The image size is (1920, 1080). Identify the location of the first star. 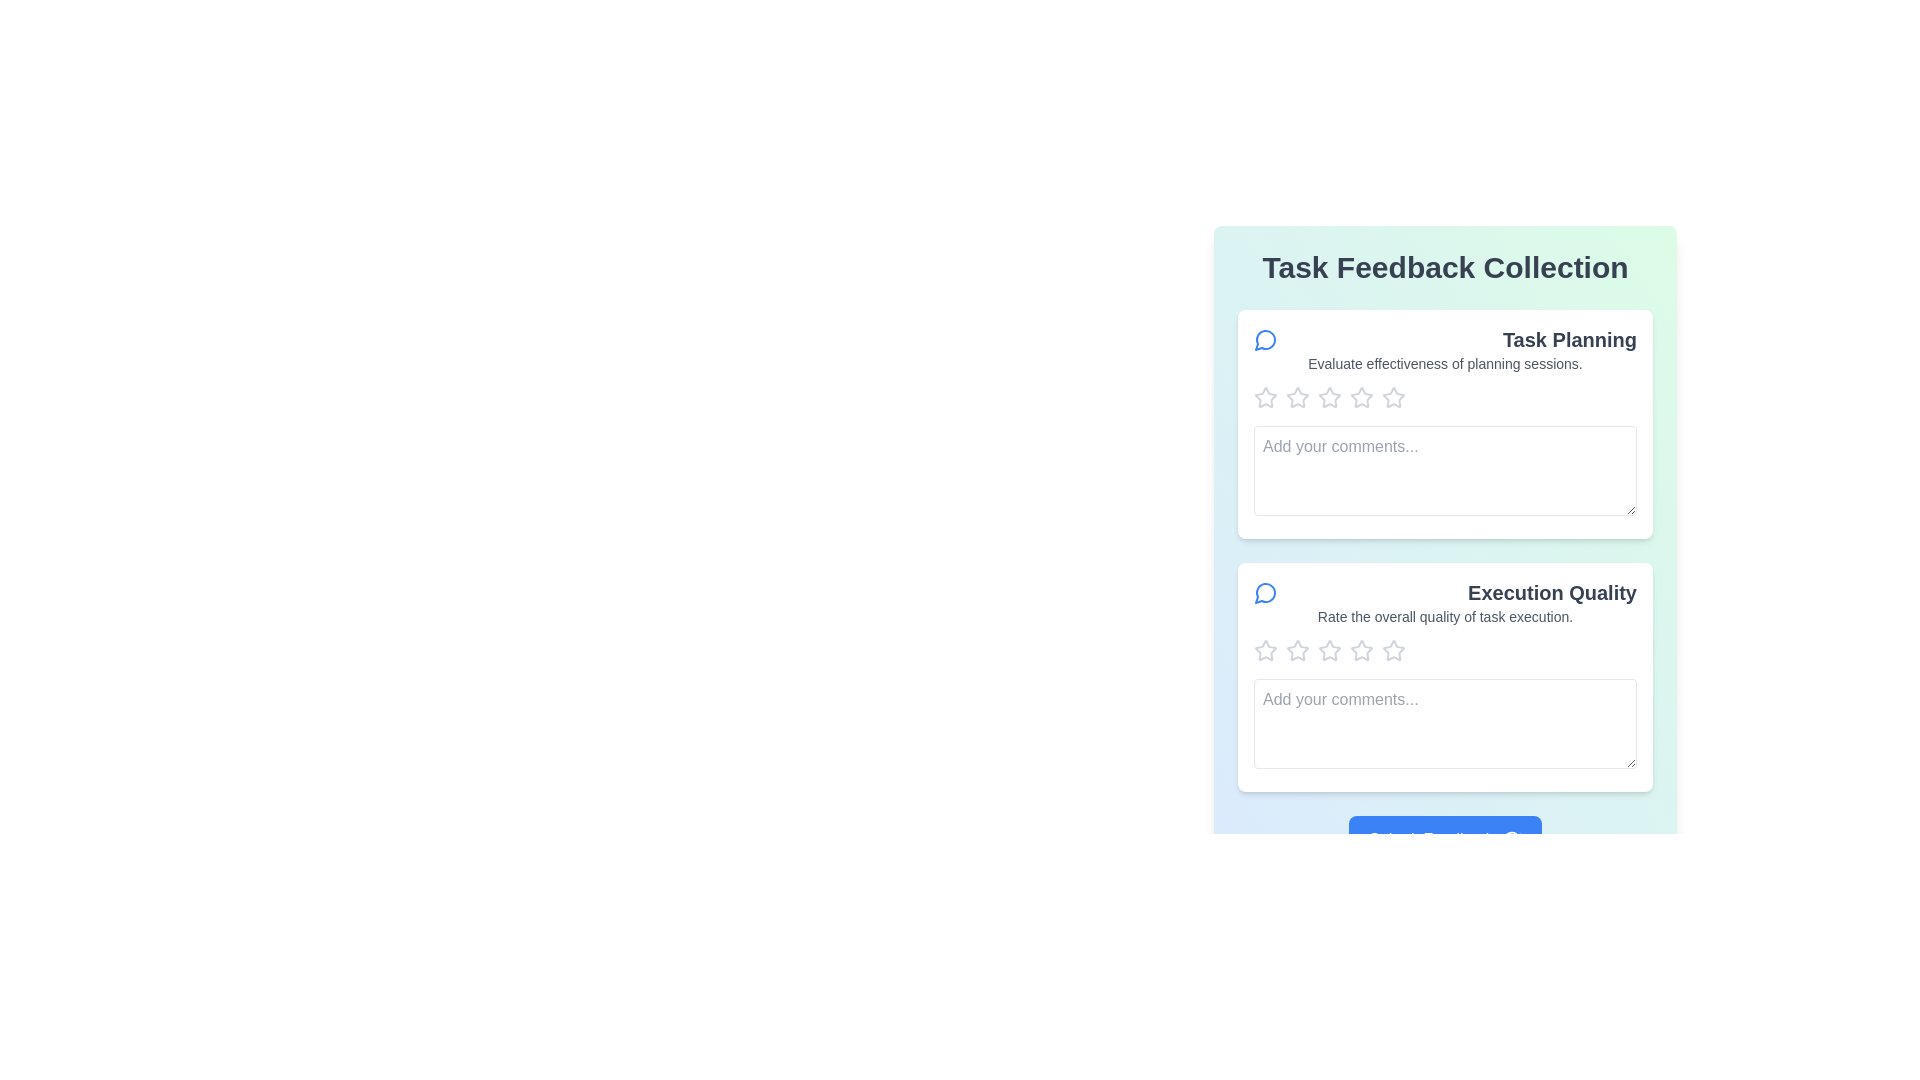
(1297, 397).